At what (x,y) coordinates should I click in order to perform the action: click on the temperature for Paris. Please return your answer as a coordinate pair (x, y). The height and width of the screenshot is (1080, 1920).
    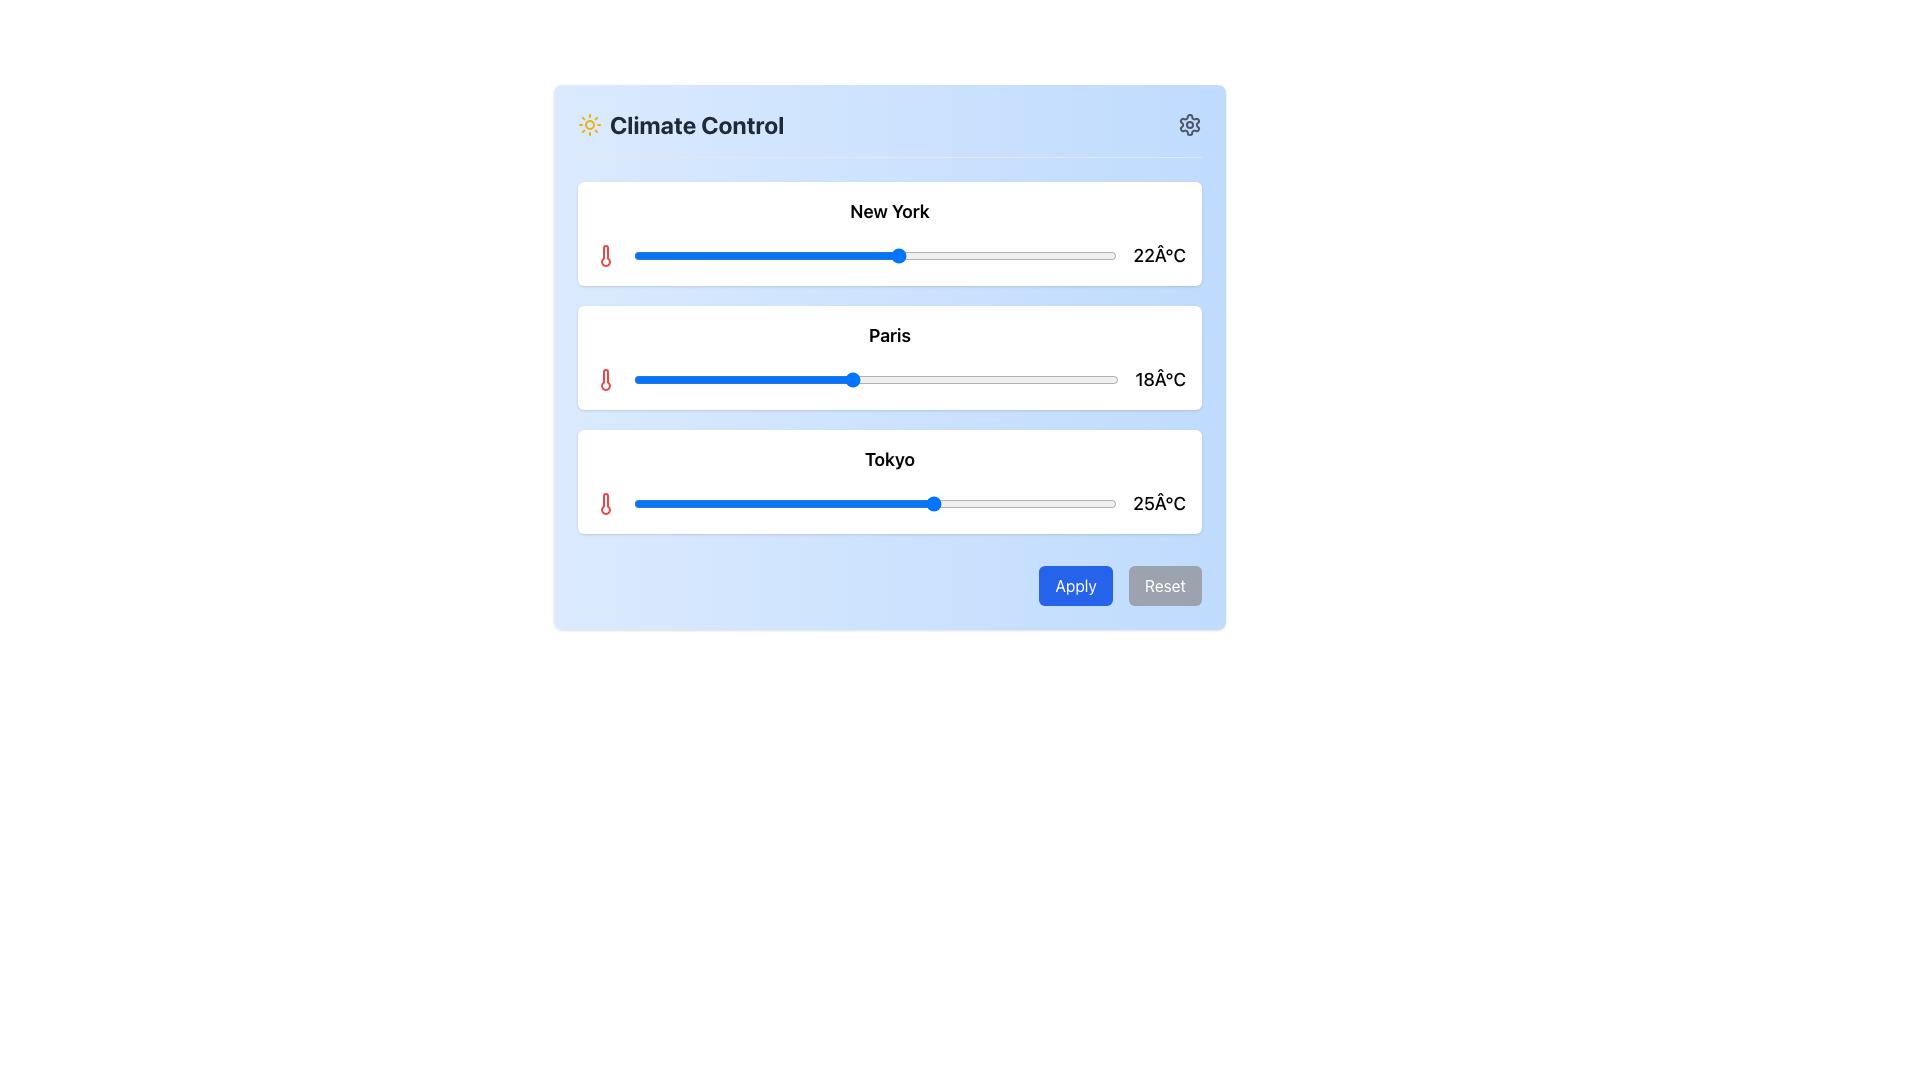
    Looking at the image, I should click on (706, 380).